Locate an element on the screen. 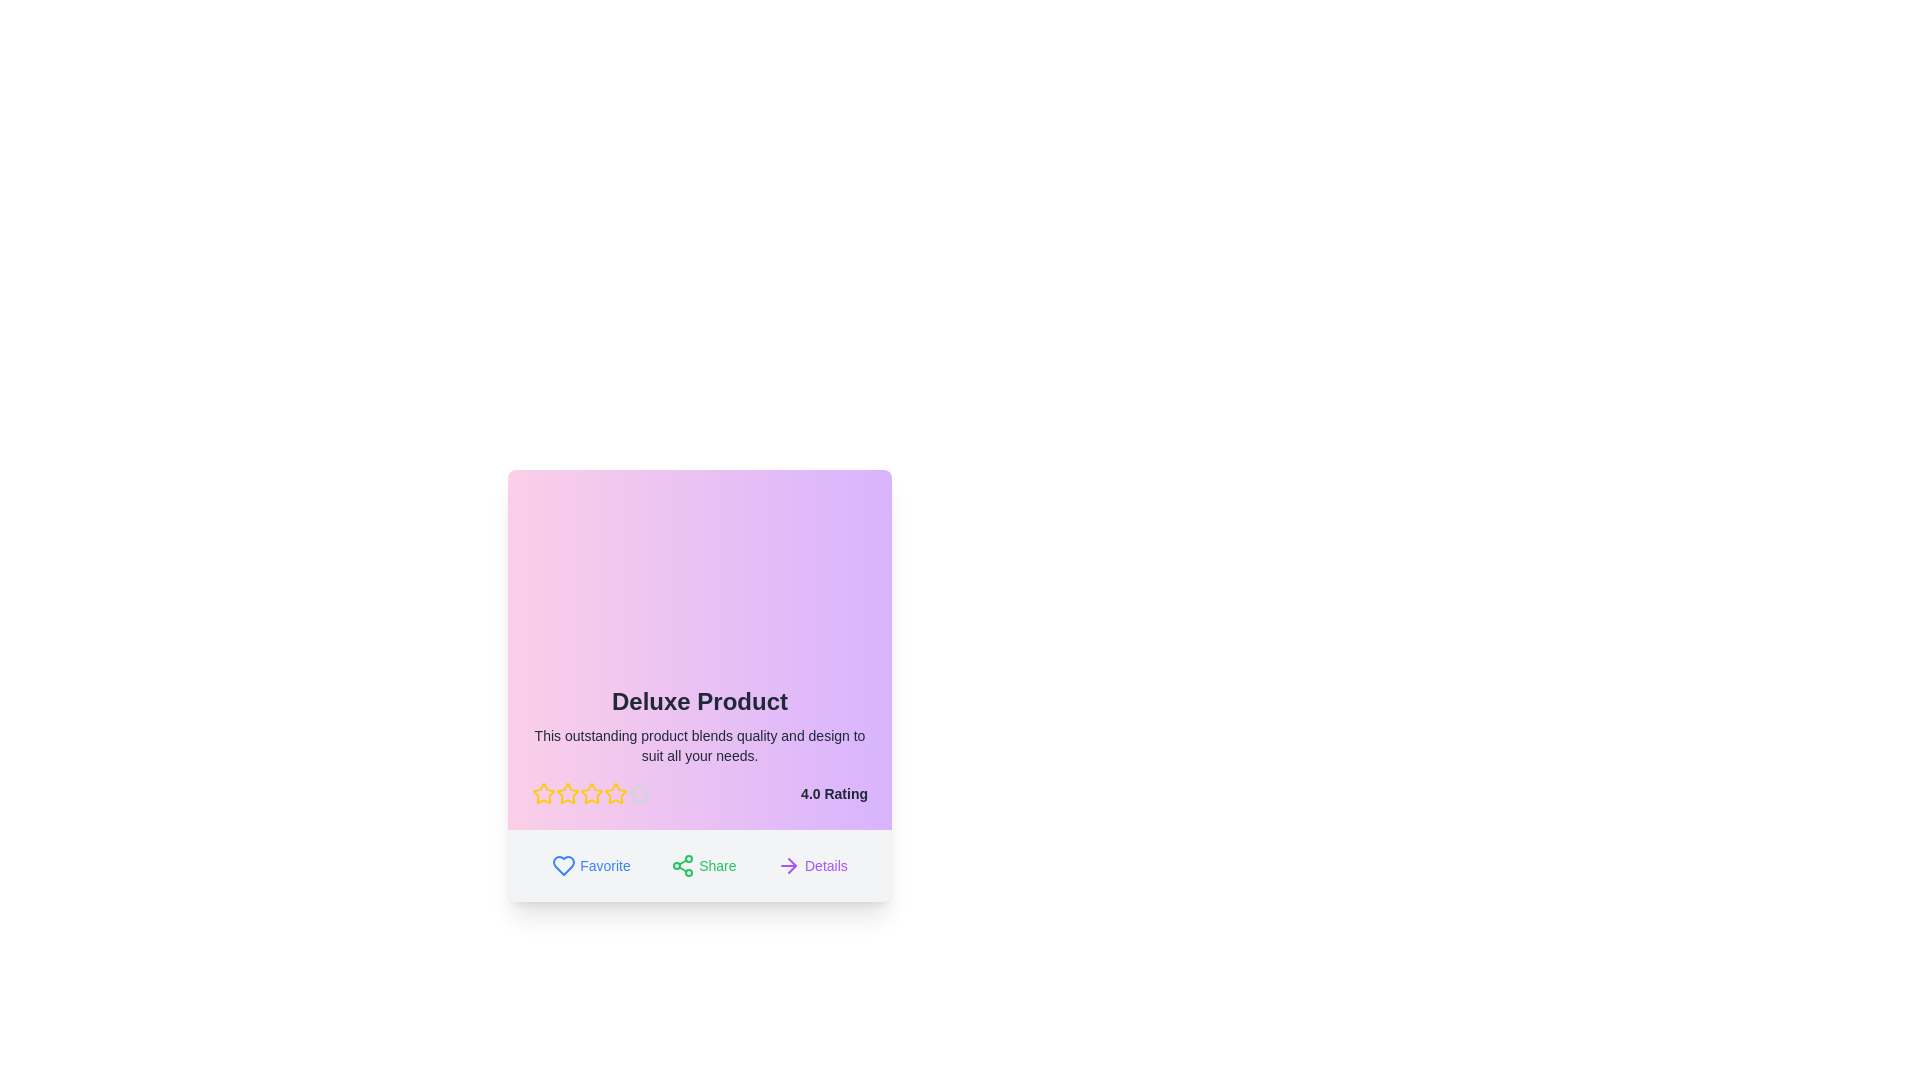  the heart icon located at the bottom left corner of the product card to mark the item as a favorite is located at coordinates (563, 865).